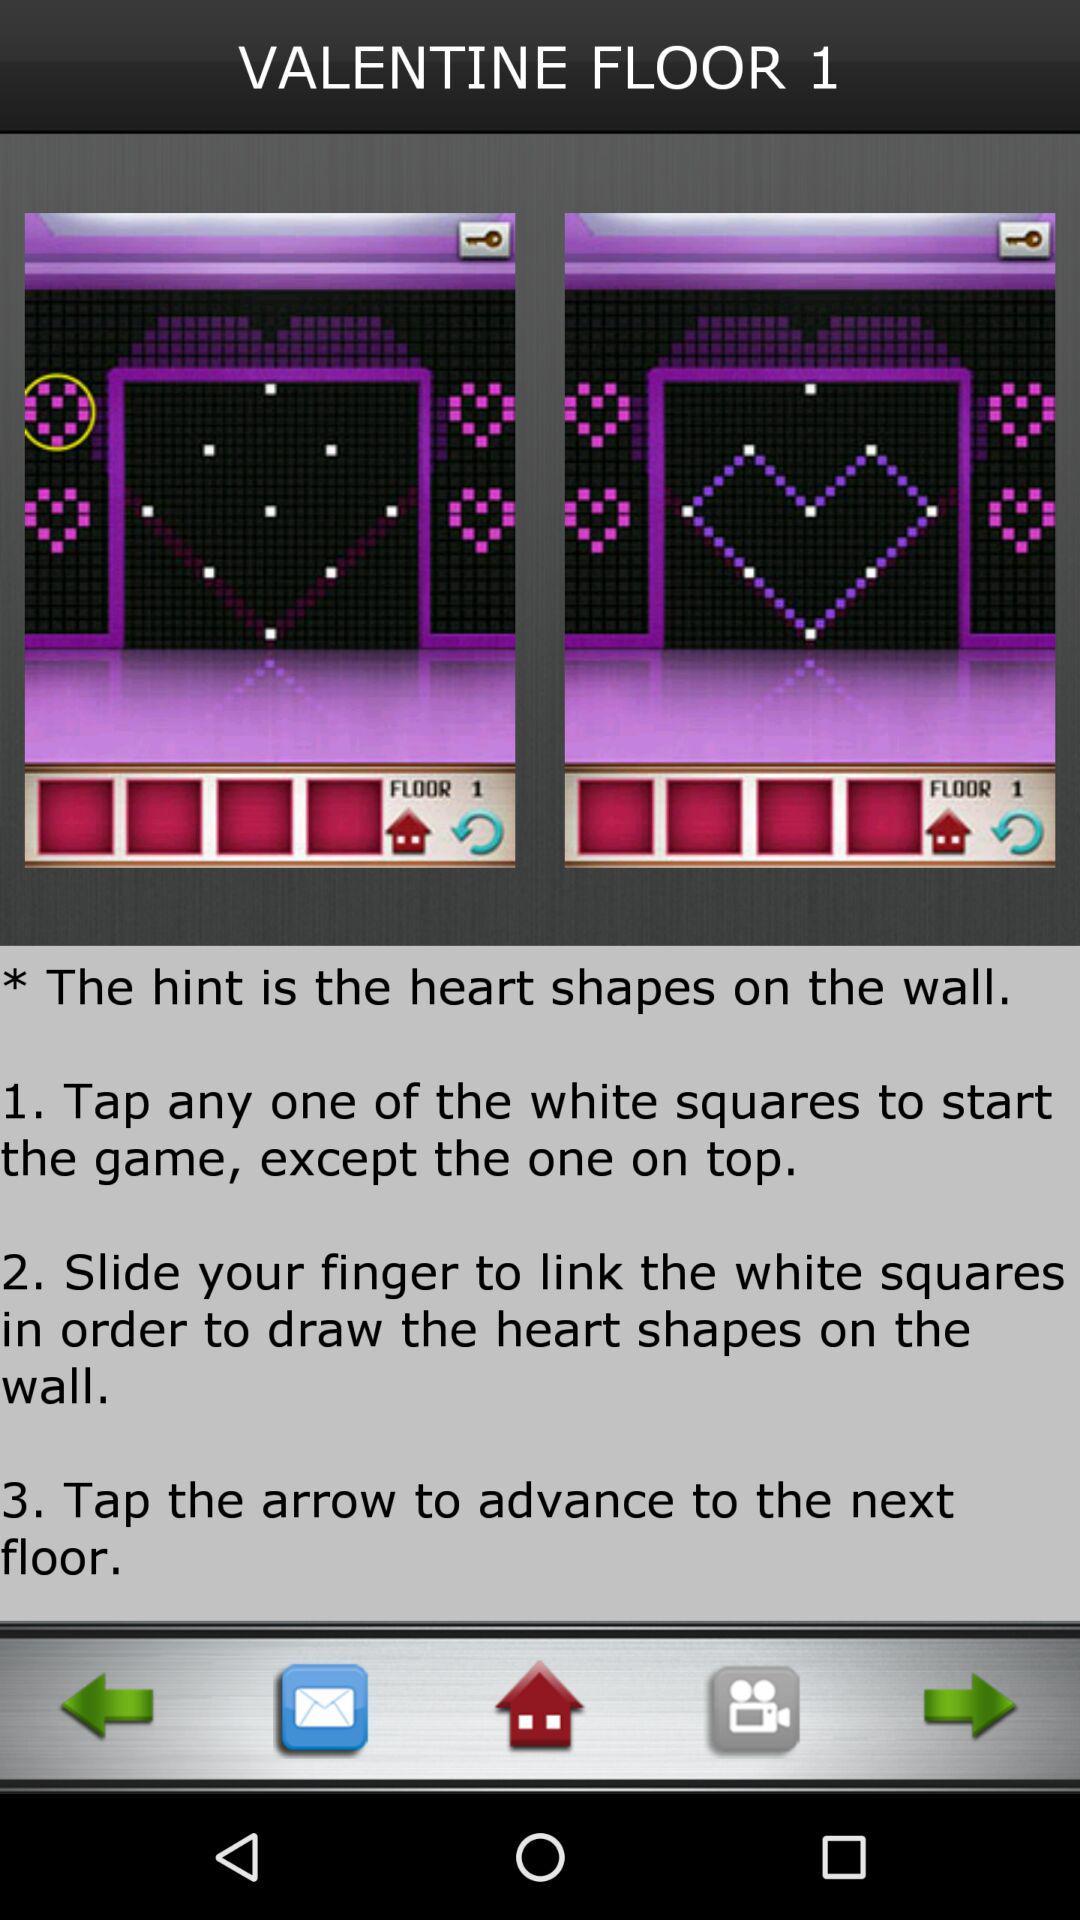  I want to click on home menu, so click(538, 1706).